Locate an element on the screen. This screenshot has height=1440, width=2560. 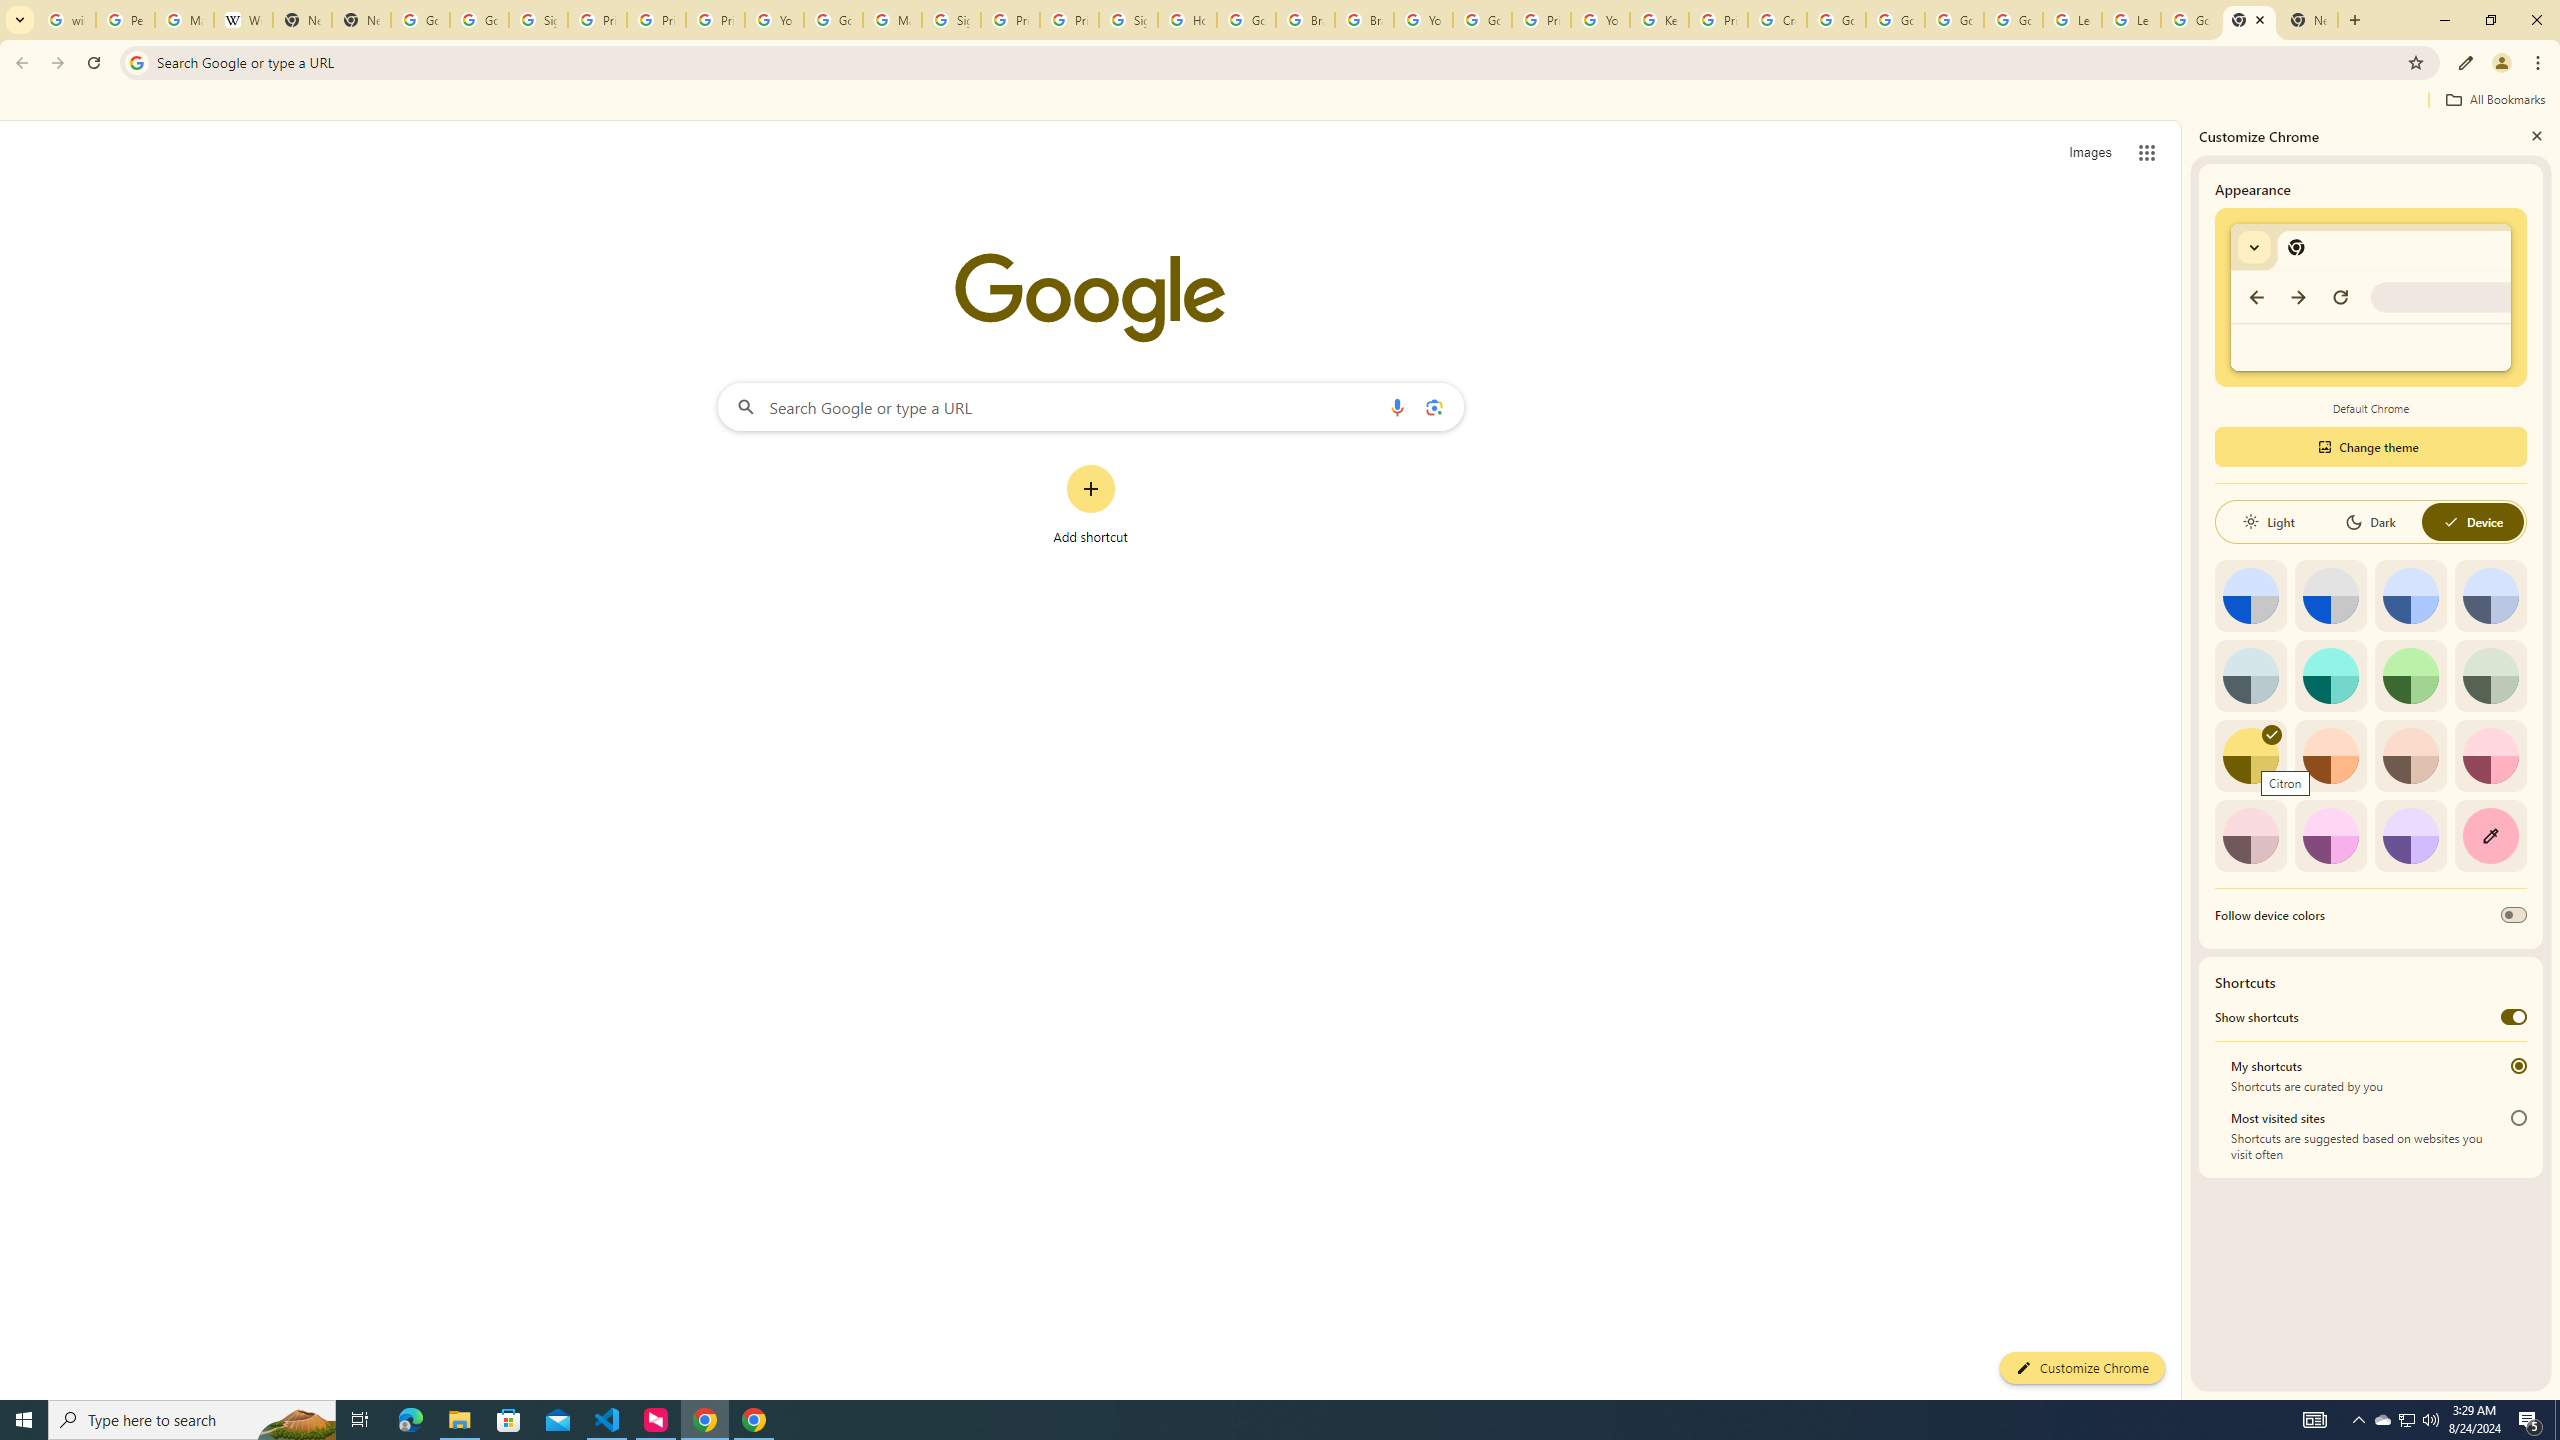
'Apricot' is located at coordinates (2410, 755).